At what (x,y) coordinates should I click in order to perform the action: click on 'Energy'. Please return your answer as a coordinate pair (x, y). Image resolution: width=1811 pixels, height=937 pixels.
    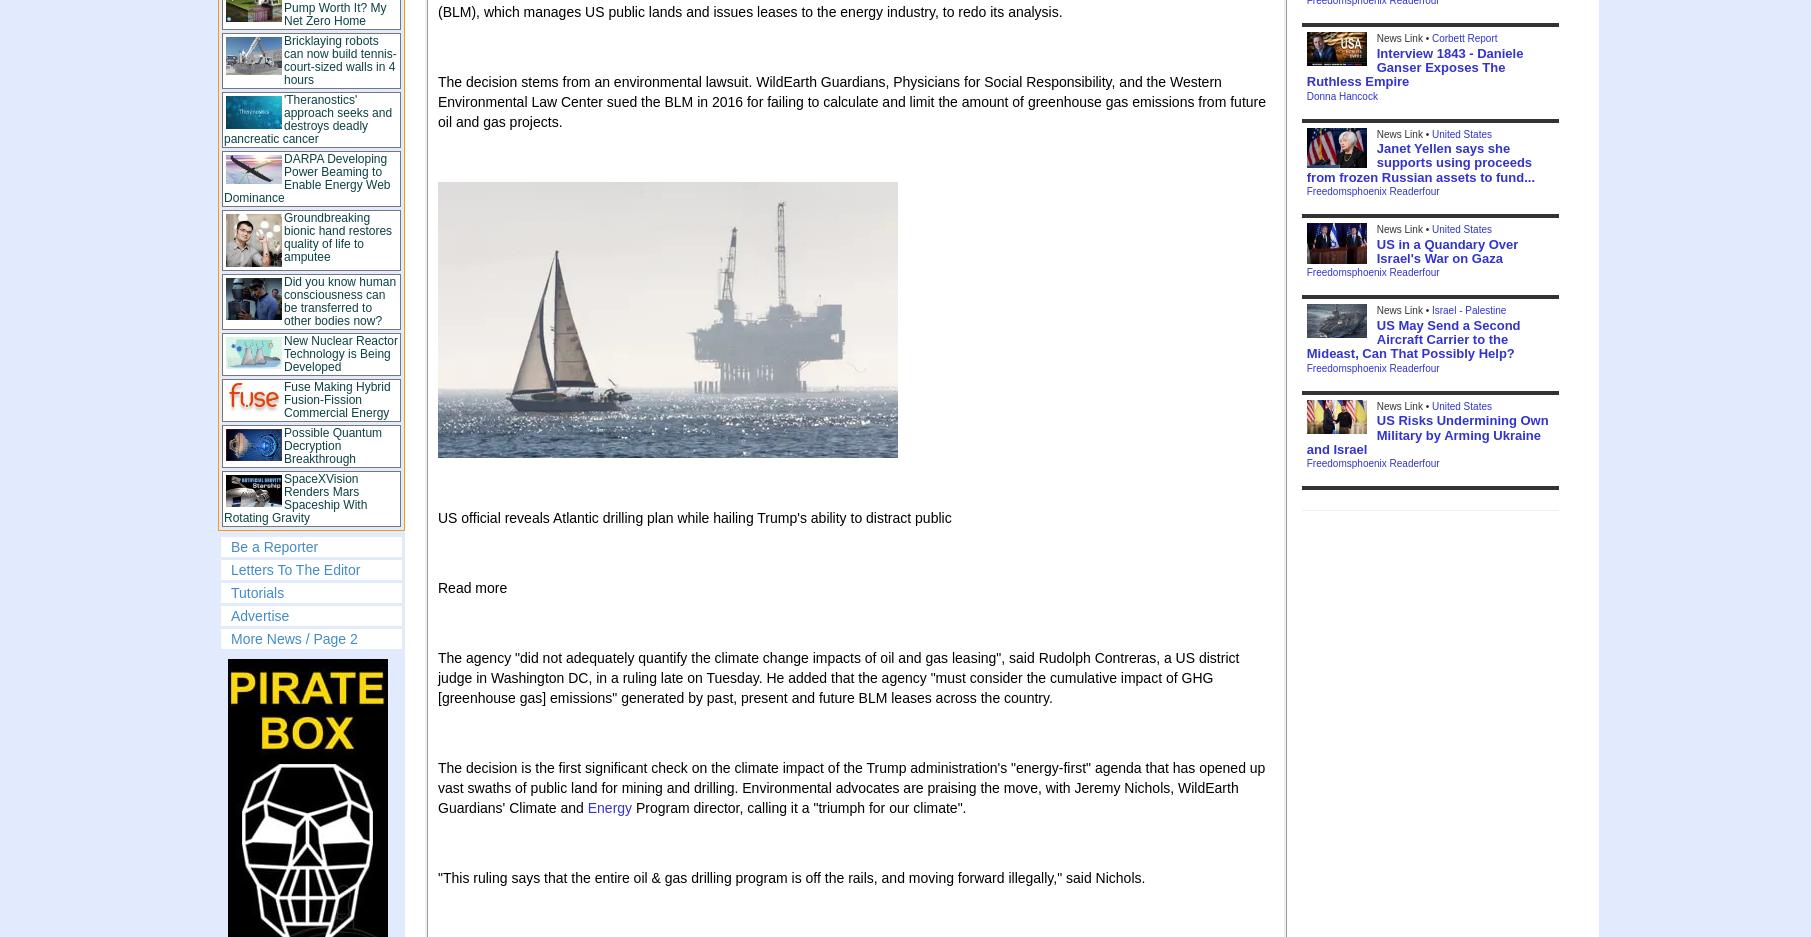
    Looking at the image, I should click on (609, 806).